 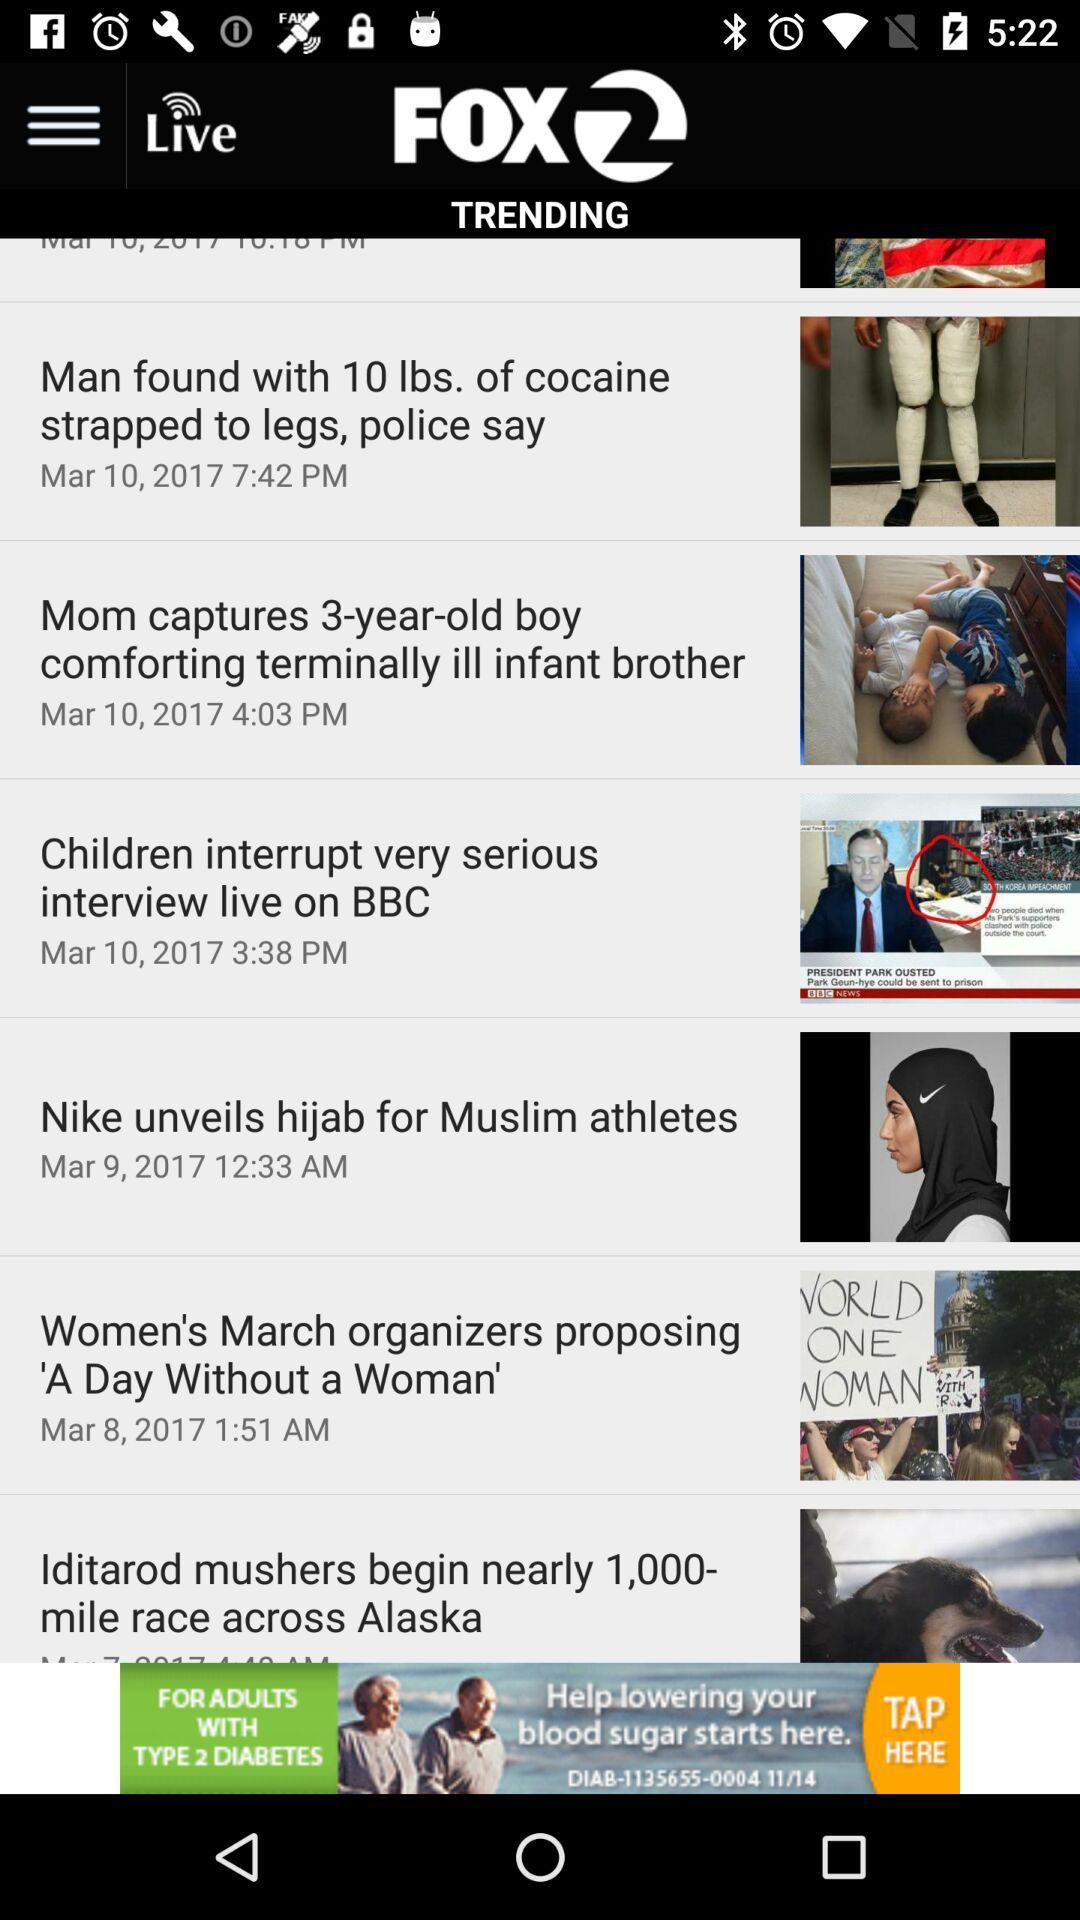 What do you see at coordinates (61, 124) in the screenshot?
I see `the menu icon` at bounding box center [61, 124].